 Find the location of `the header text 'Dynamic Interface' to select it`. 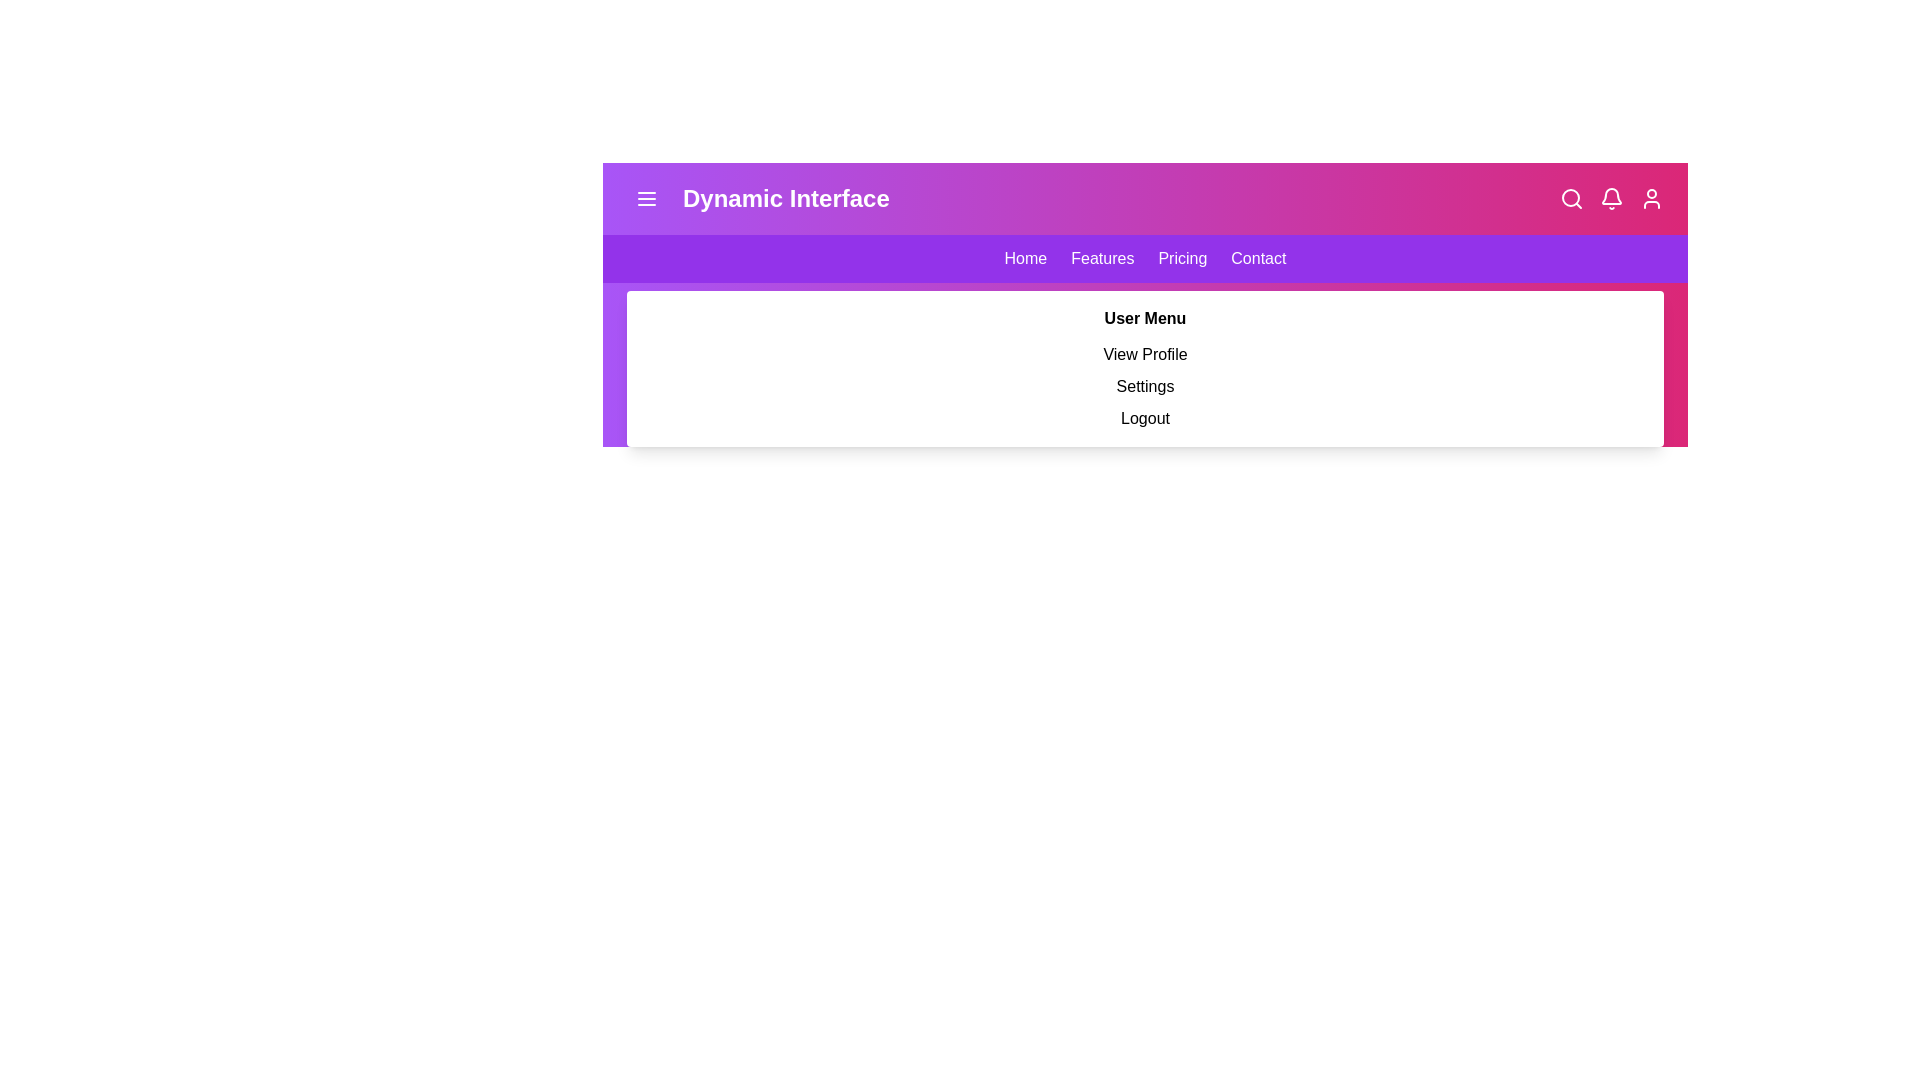

the header text 'Dynamic Interface' to select it is located at coordinates (757, 199).